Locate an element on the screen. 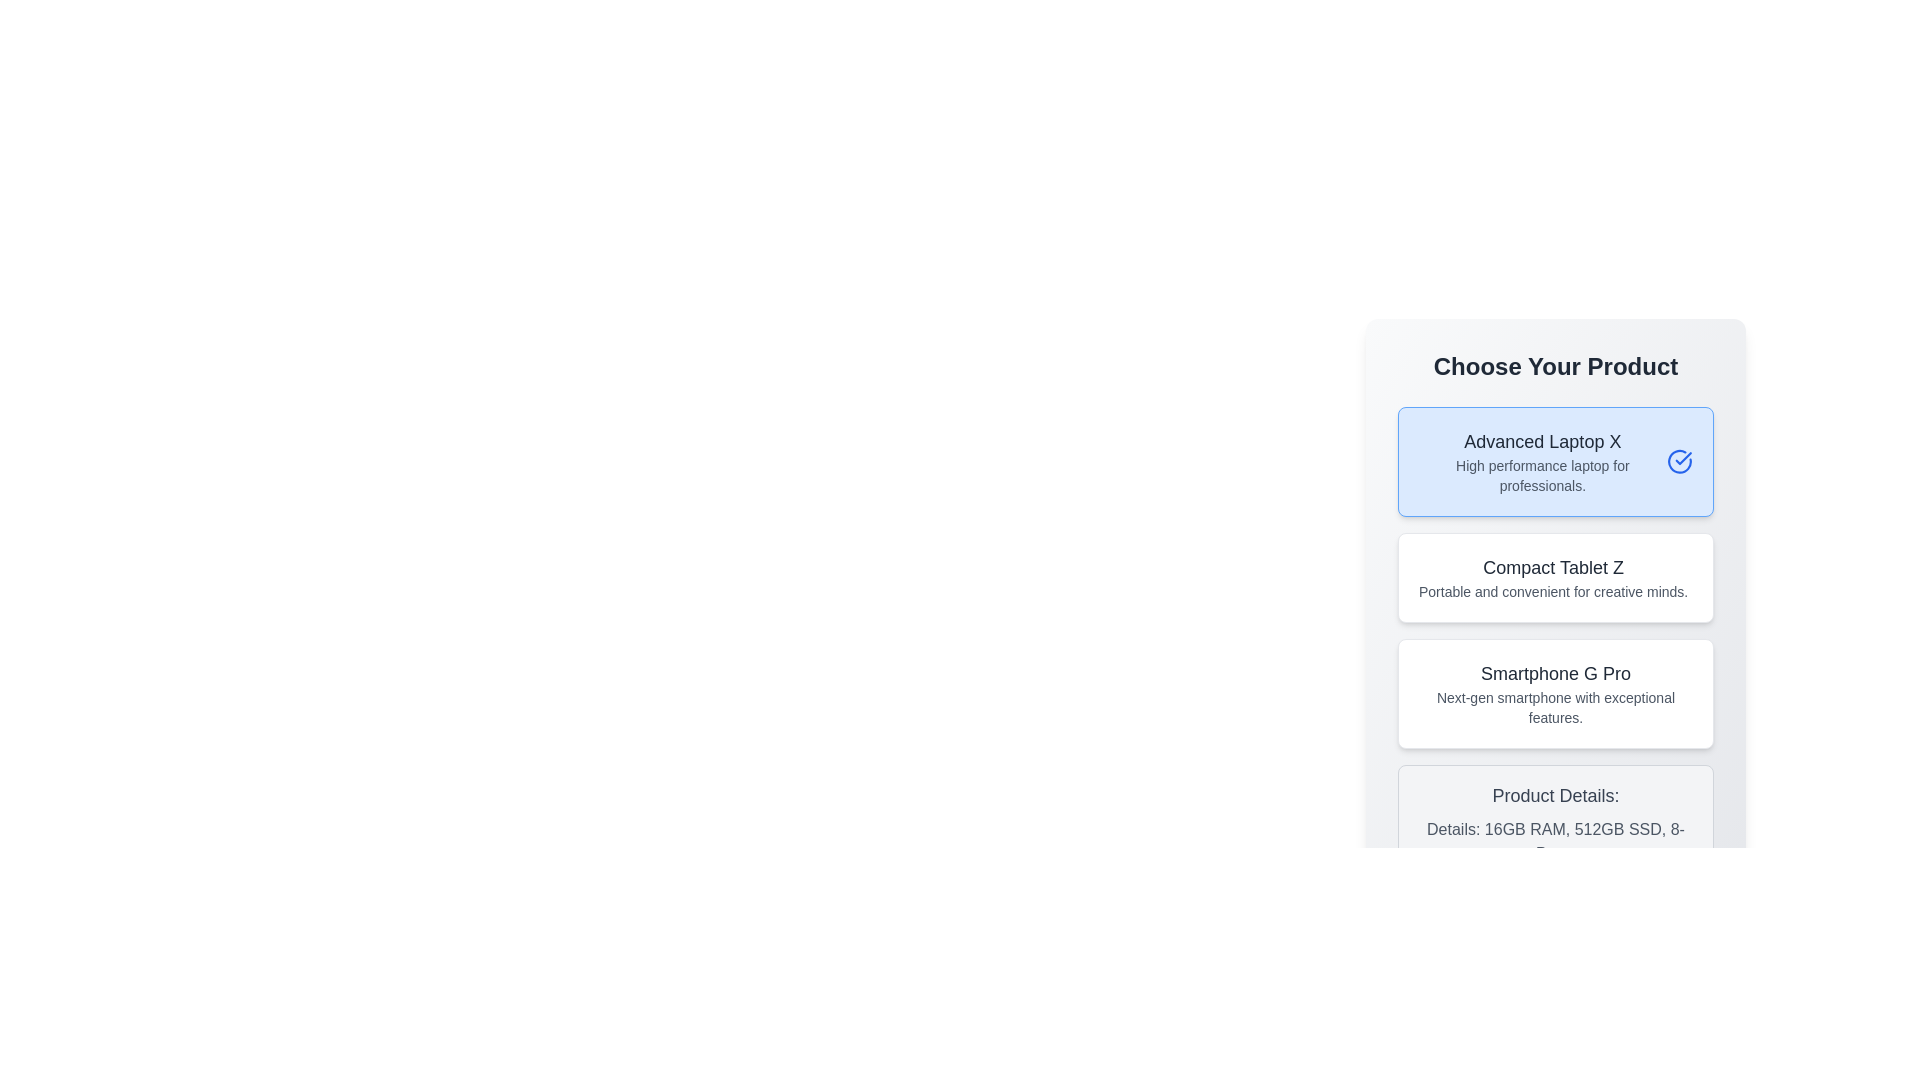 The height and width of the screenshot is (1080, 1920). the text label that displays 'Advanced Laptop X', which is styled in a larger bold font and is positioned at the top of a vertical list of product options is located at coordinates (1541, 441).